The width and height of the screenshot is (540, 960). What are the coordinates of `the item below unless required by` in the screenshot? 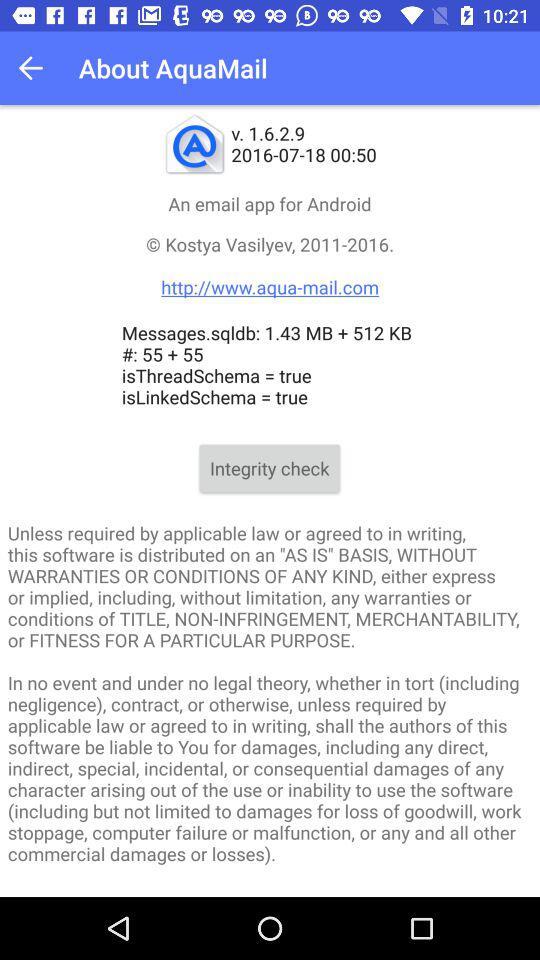 It's located at (269, 891).